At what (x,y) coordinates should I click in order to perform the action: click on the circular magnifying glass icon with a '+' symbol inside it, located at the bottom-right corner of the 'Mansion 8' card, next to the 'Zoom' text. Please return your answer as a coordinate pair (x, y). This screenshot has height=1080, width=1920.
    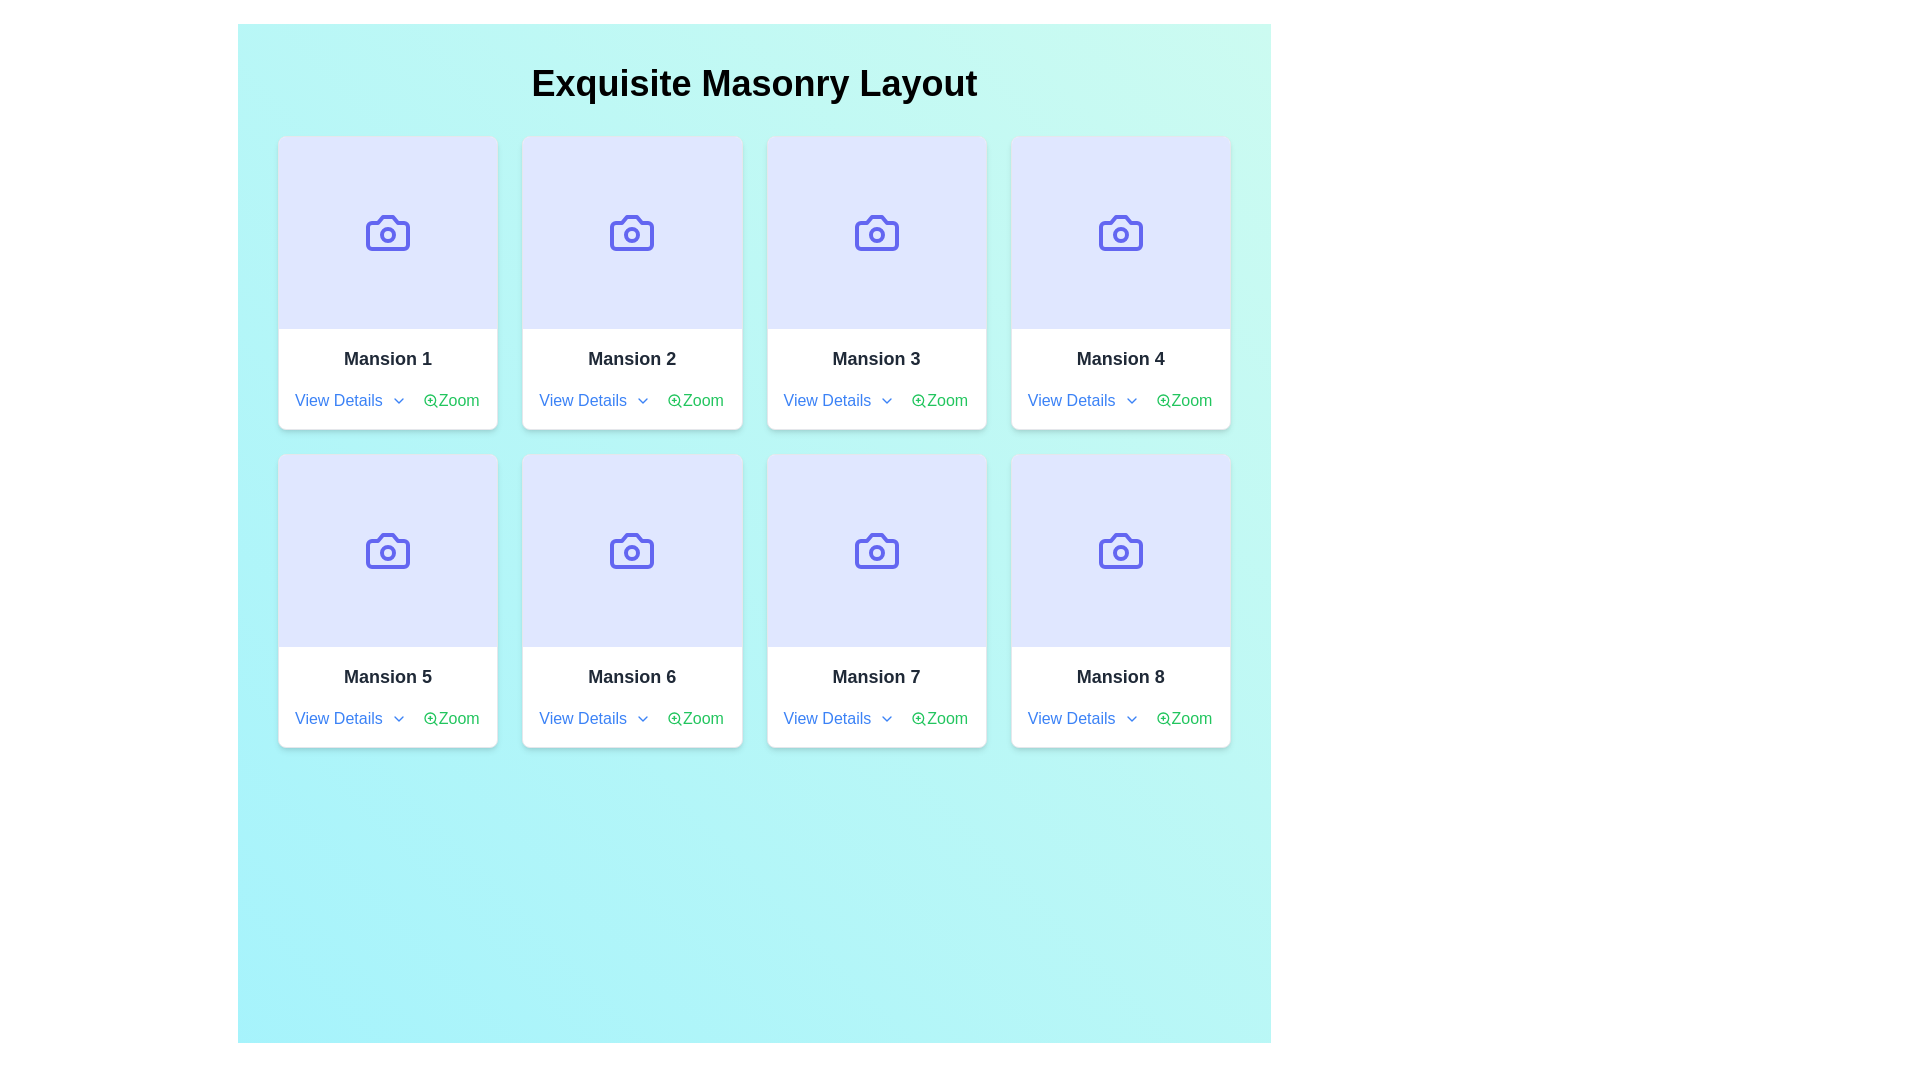
    Looking at the image, I should click on (1163, 717).